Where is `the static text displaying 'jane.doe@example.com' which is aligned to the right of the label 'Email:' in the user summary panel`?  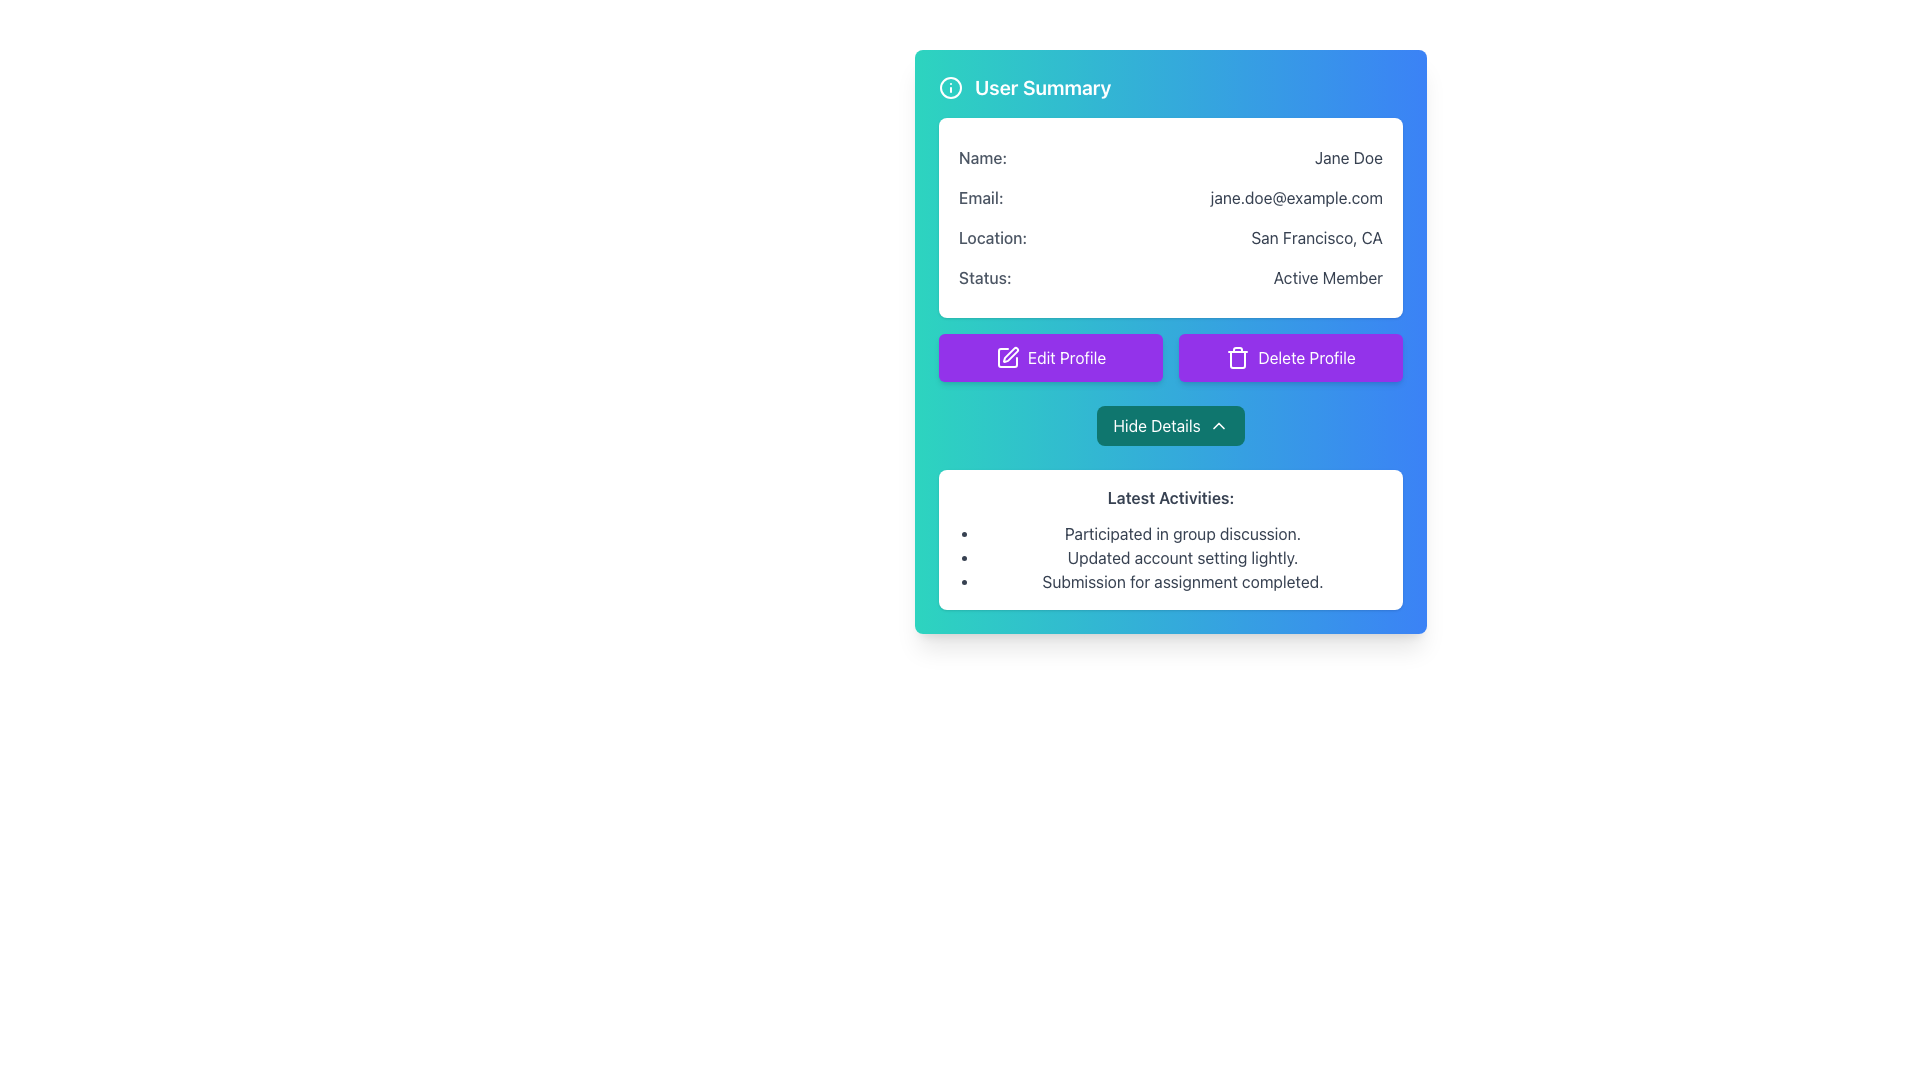 the static text displaying 'jane.doe@example.com' which is aligned to the right of the label 'Email:' in the user summary panel is located at coordinates (1296, 197).